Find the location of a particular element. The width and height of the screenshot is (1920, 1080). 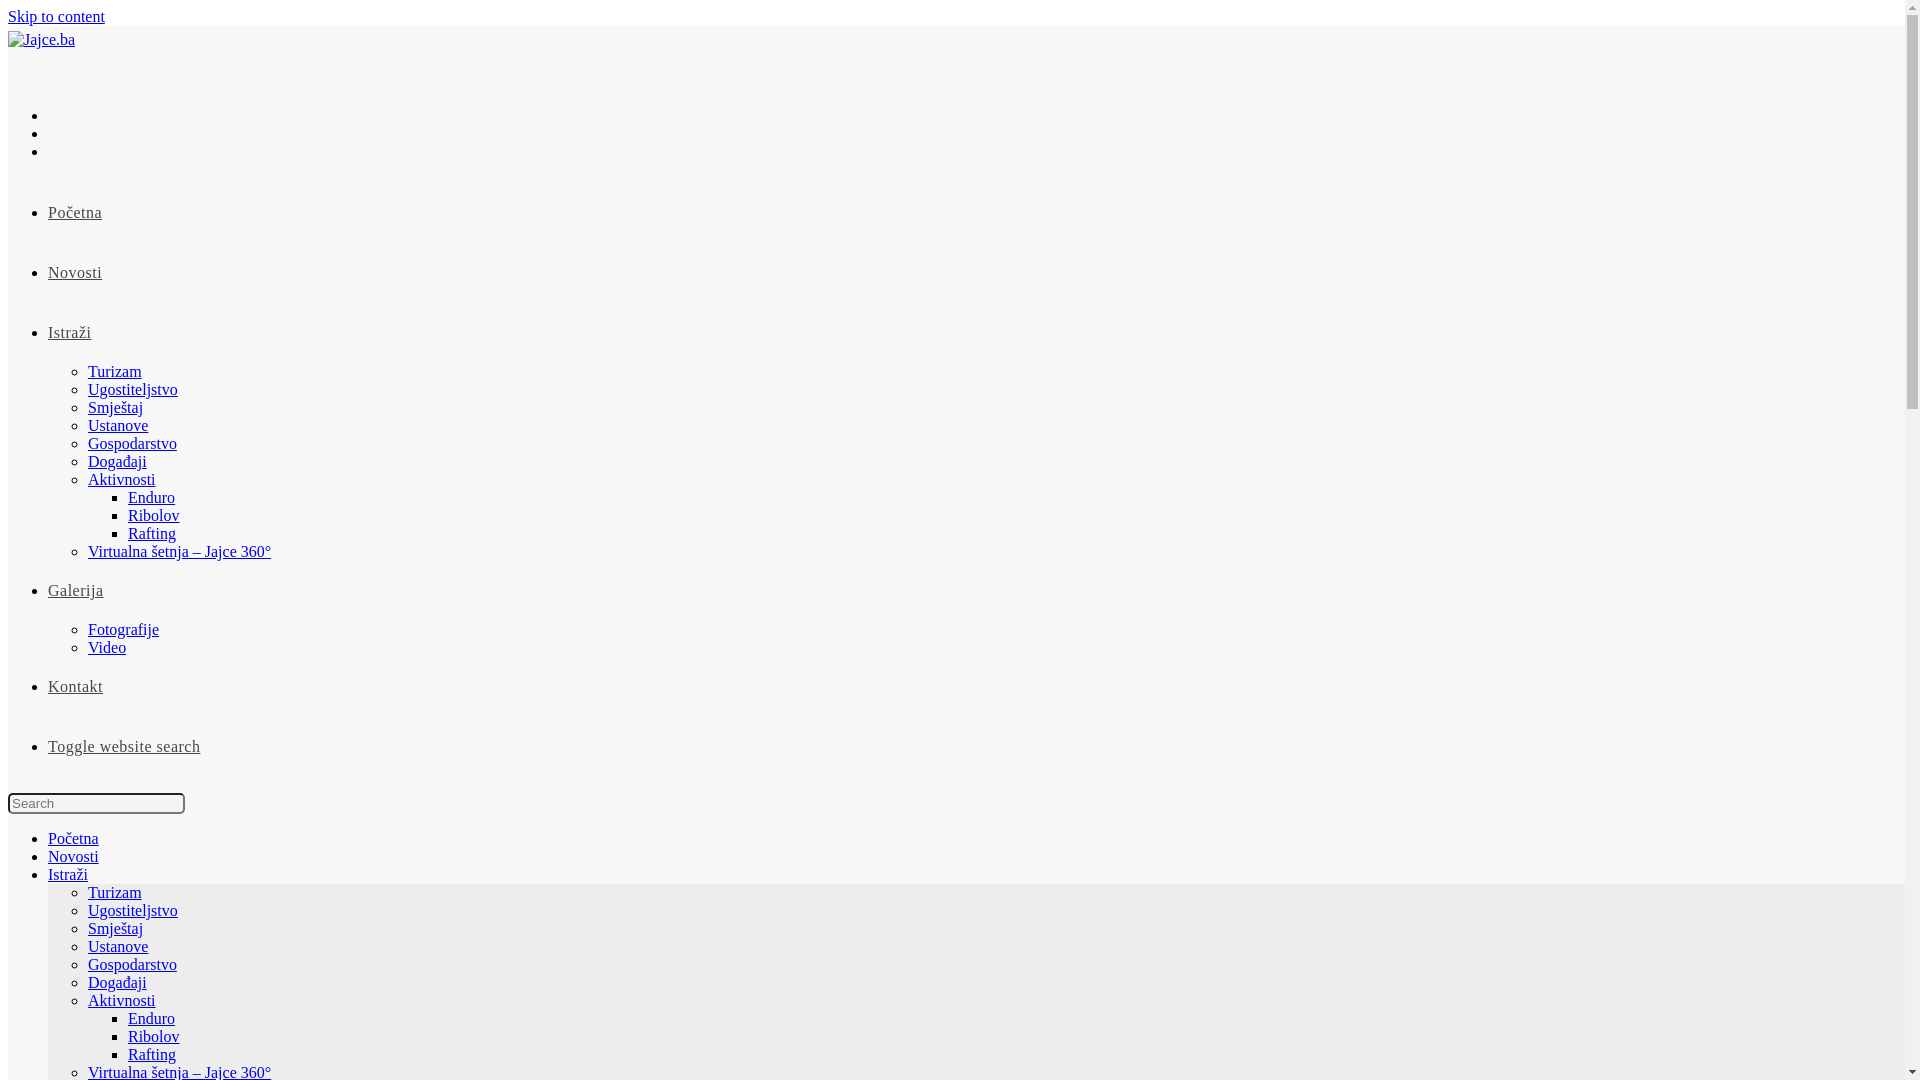

'Enduro' is located at coordinates (150, 496).